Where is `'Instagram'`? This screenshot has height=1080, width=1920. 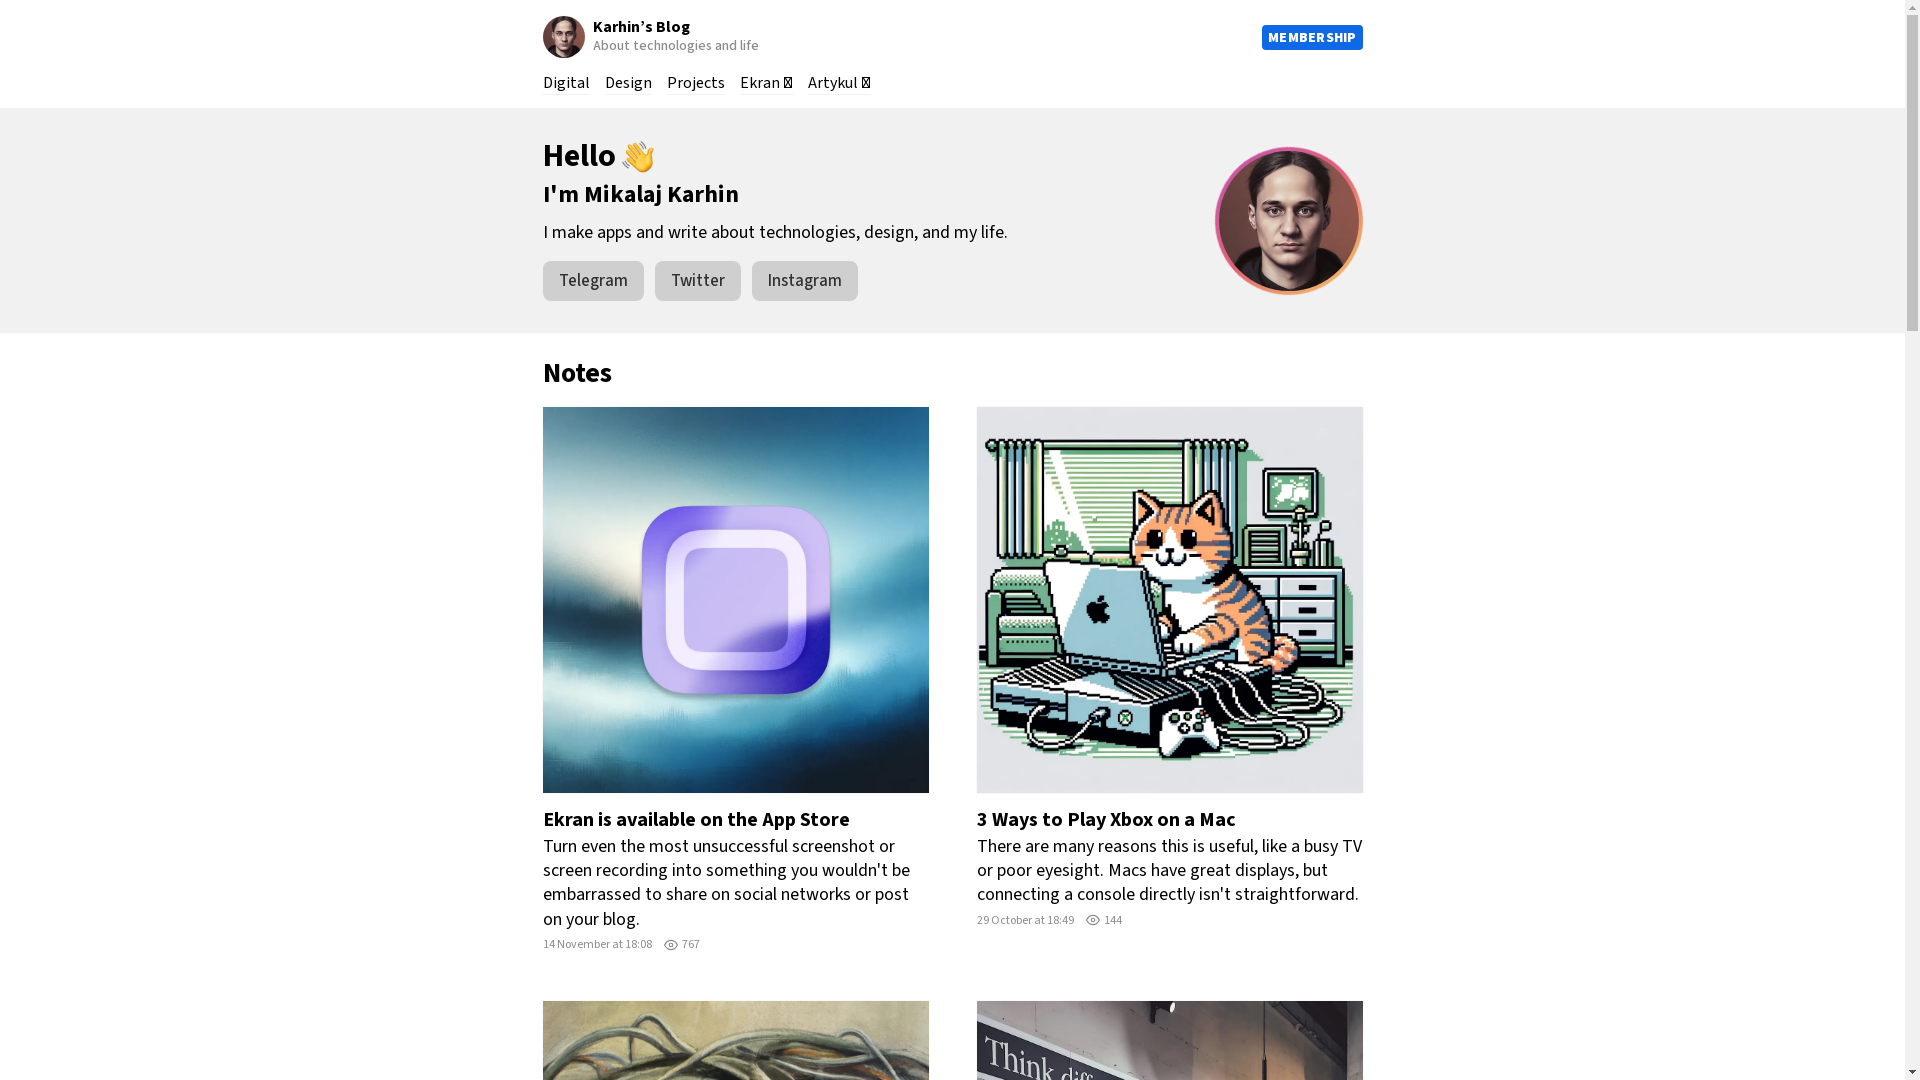
'Instagram' is located at coordinates (805, 281).